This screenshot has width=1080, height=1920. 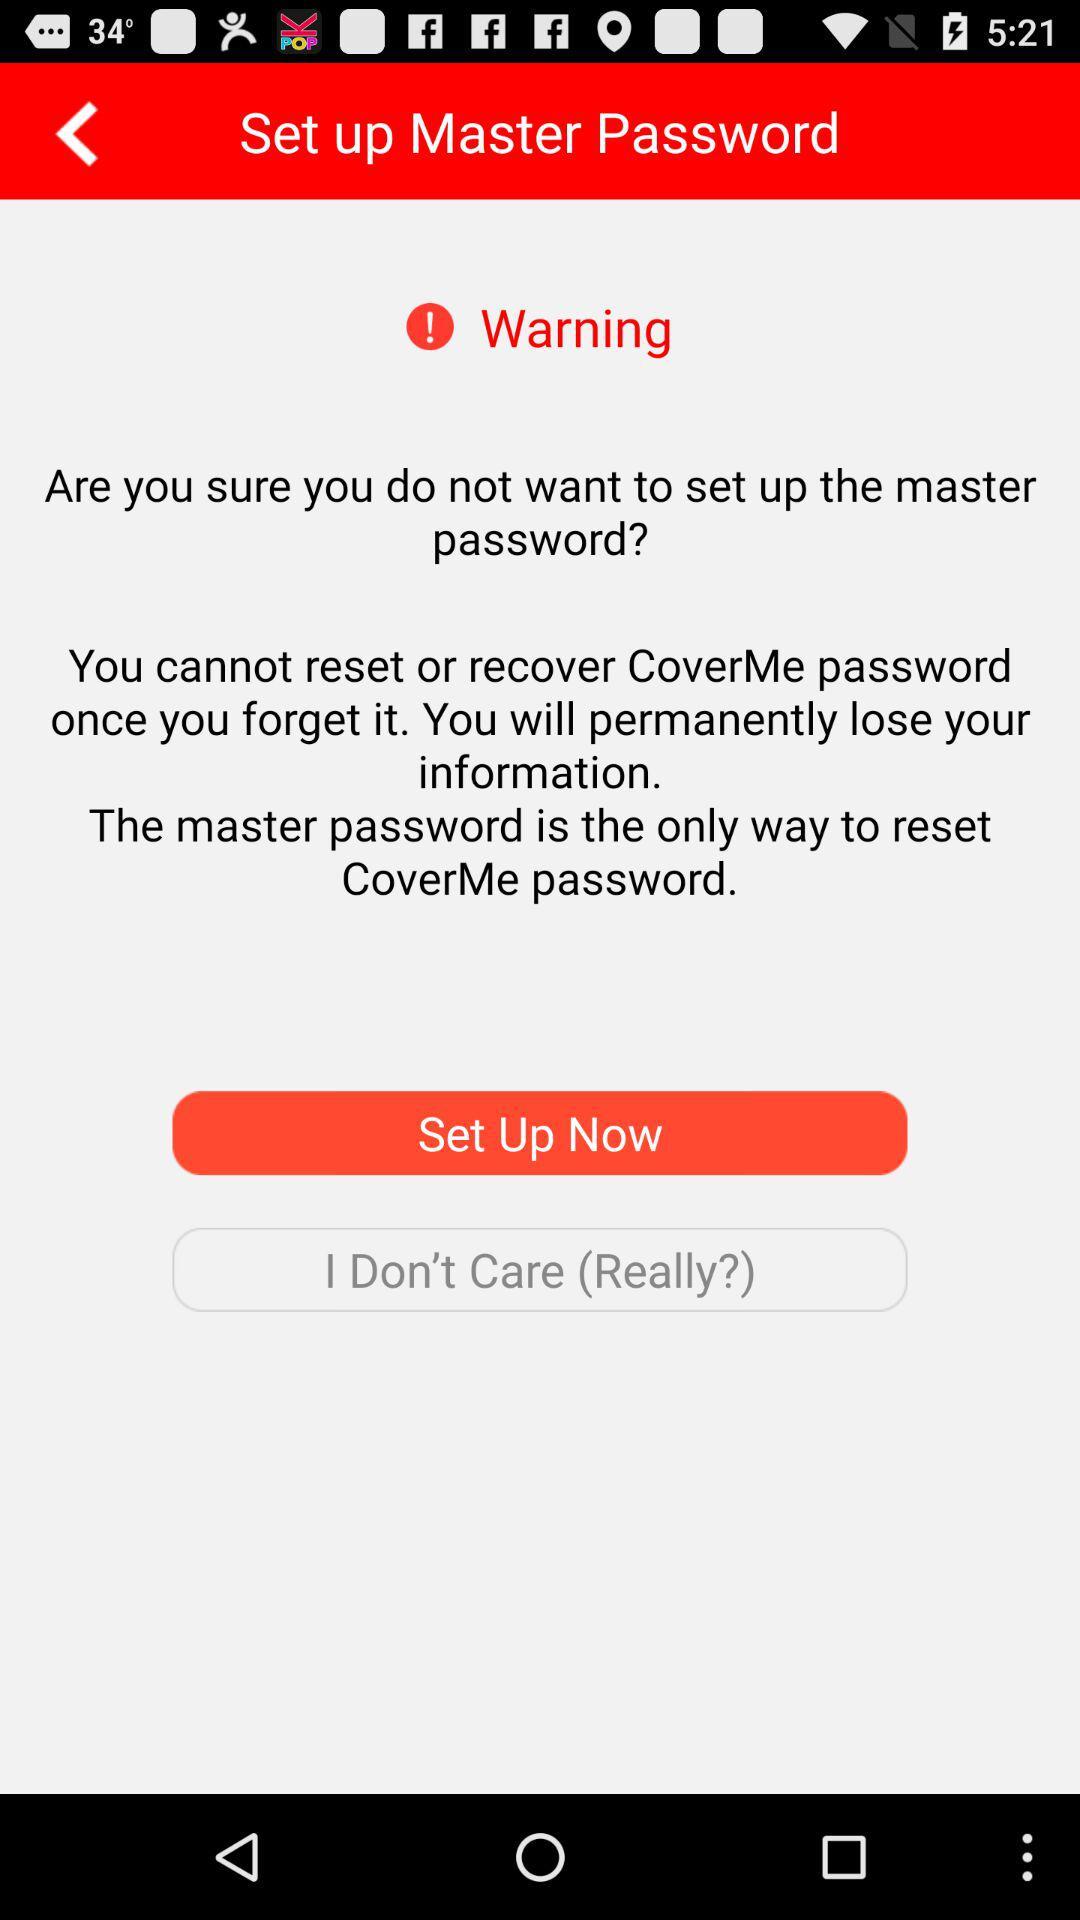 What do you see at coordinates (69, 130) in the screenshot?
I see `go back` at bounding box center [69, 130].